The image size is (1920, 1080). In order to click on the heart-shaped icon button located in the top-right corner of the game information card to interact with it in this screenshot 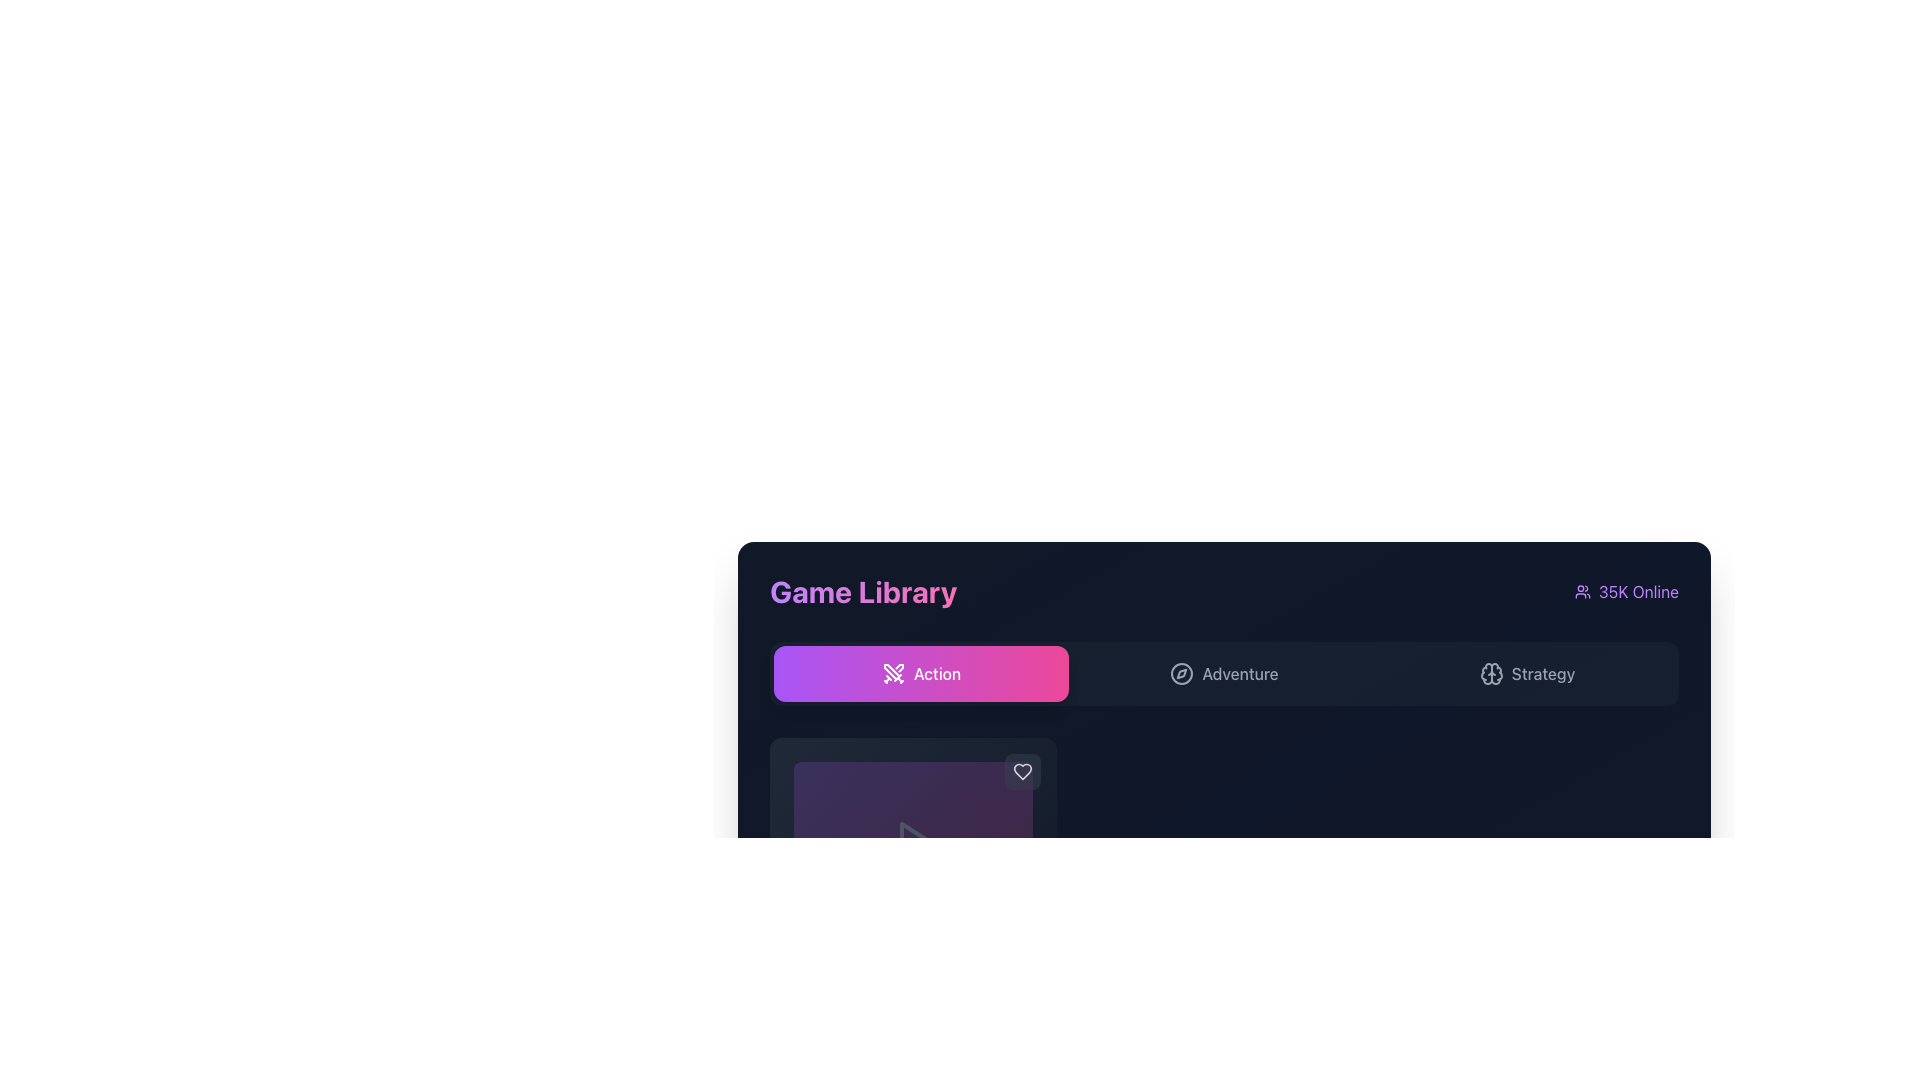, I will do `click(1022, 770)`.